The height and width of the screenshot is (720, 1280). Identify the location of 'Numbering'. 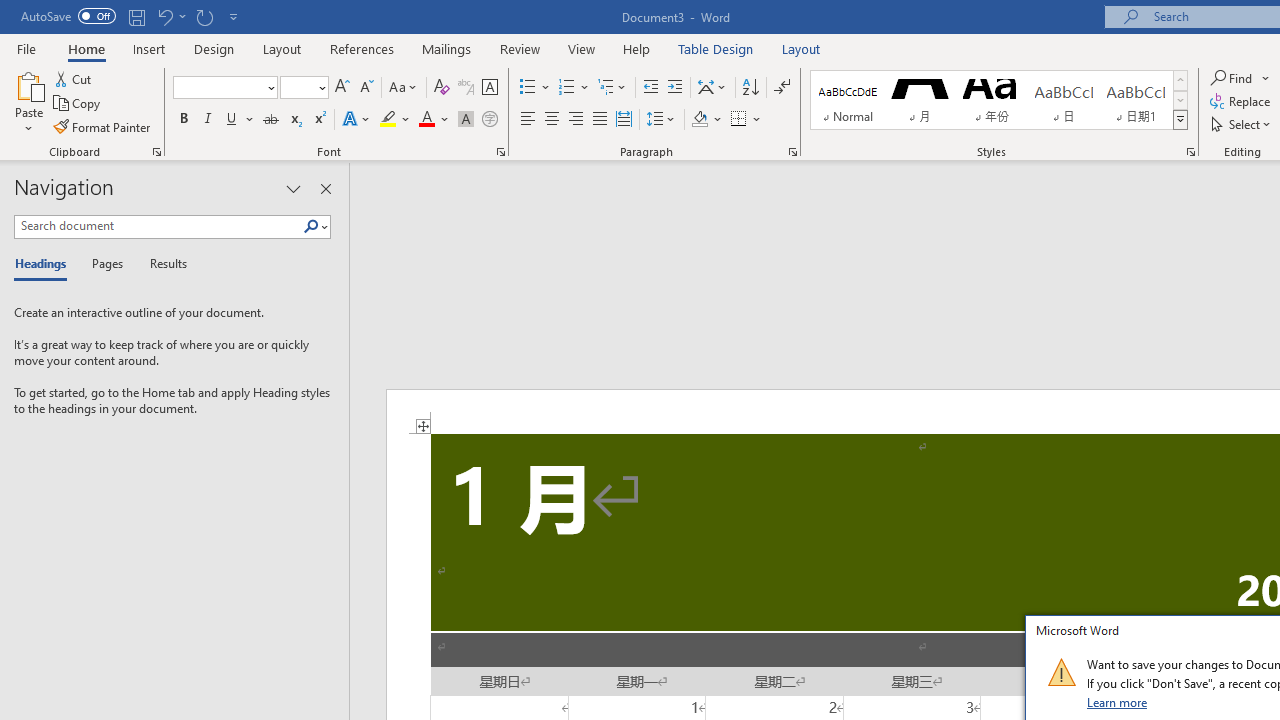
(566, 86).